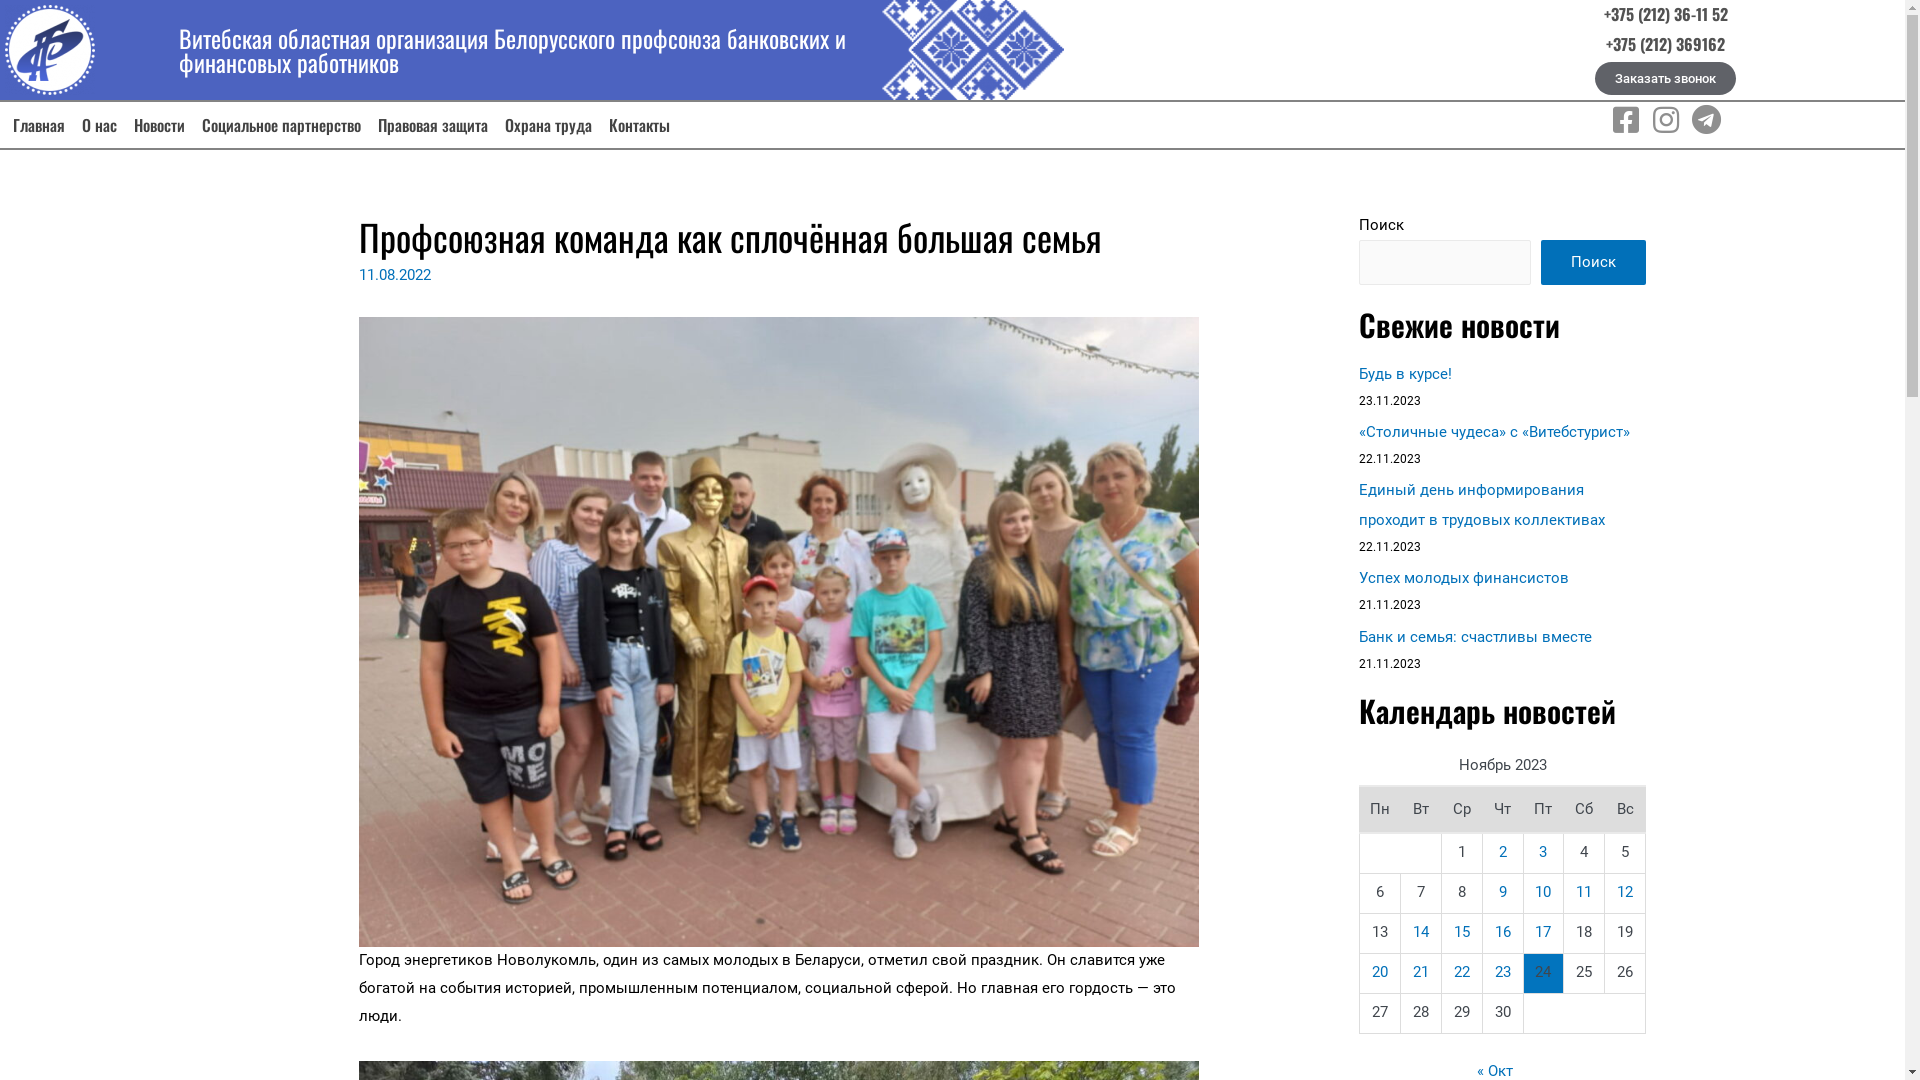 The height and width of the screenshot is (1080, 1920). I want to click on '21', so click(1411, 971).